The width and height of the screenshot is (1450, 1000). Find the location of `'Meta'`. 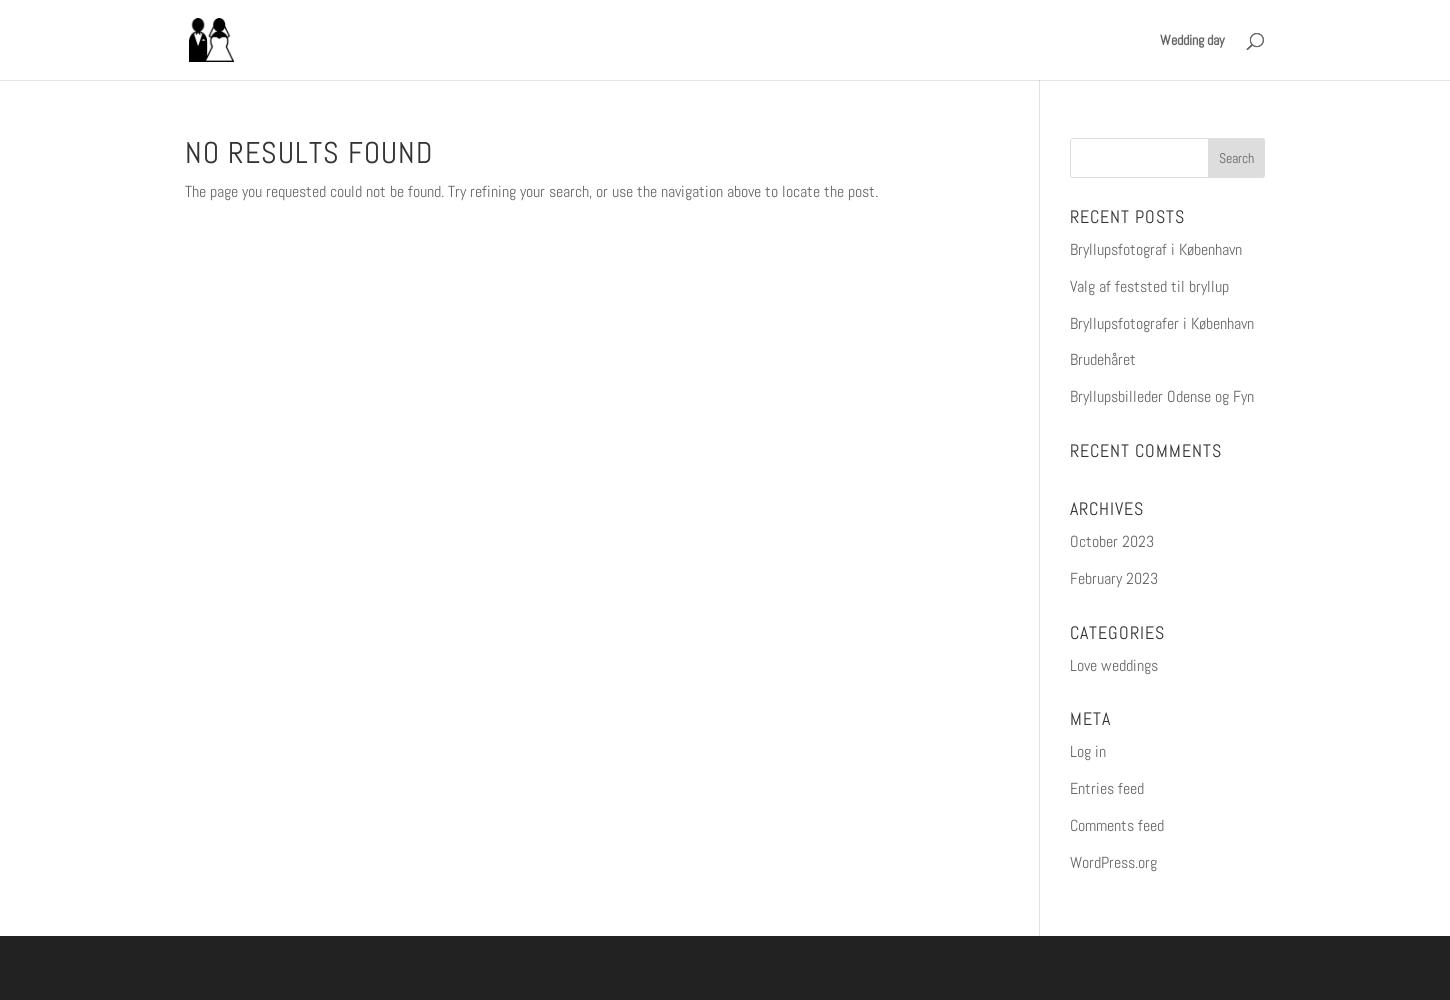

'Meta' is located at coordinates (1088, 717).